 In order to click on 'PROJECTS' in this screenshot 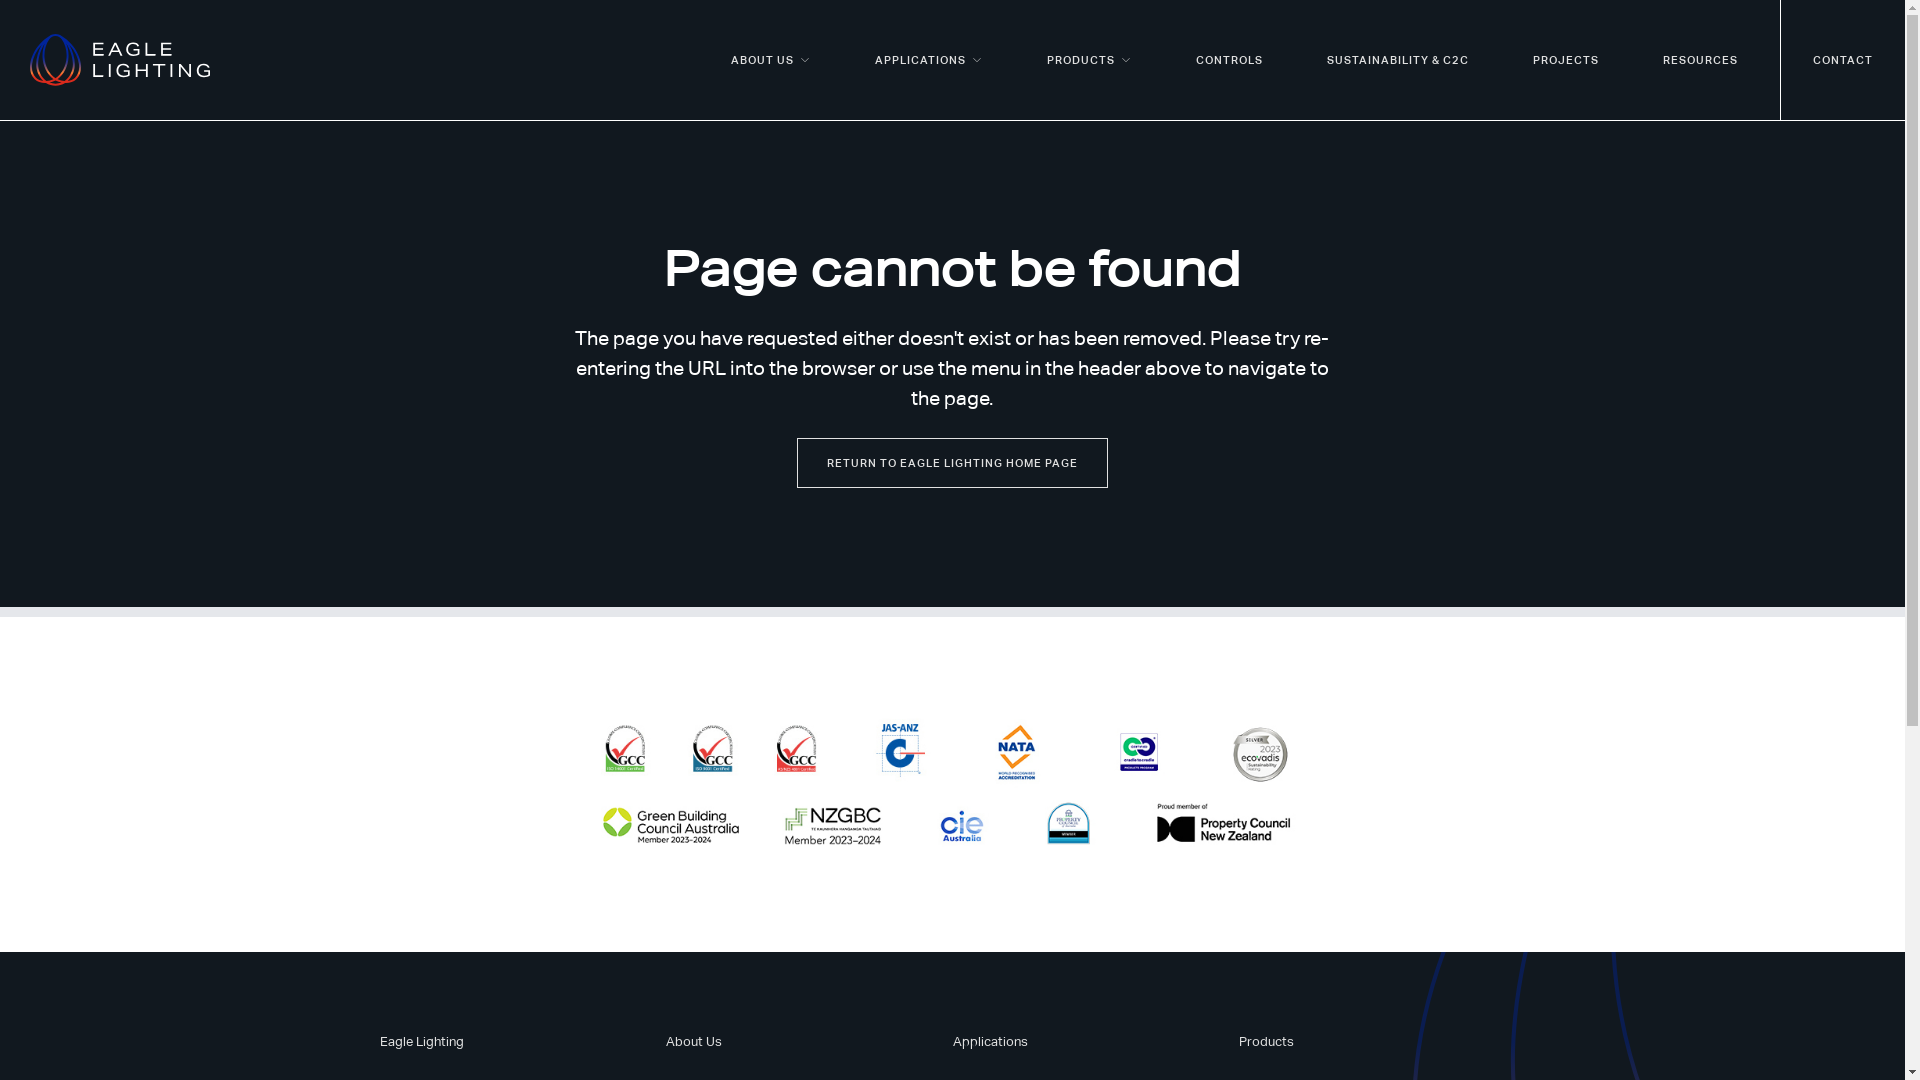, I will do `click(1564, 59)`.